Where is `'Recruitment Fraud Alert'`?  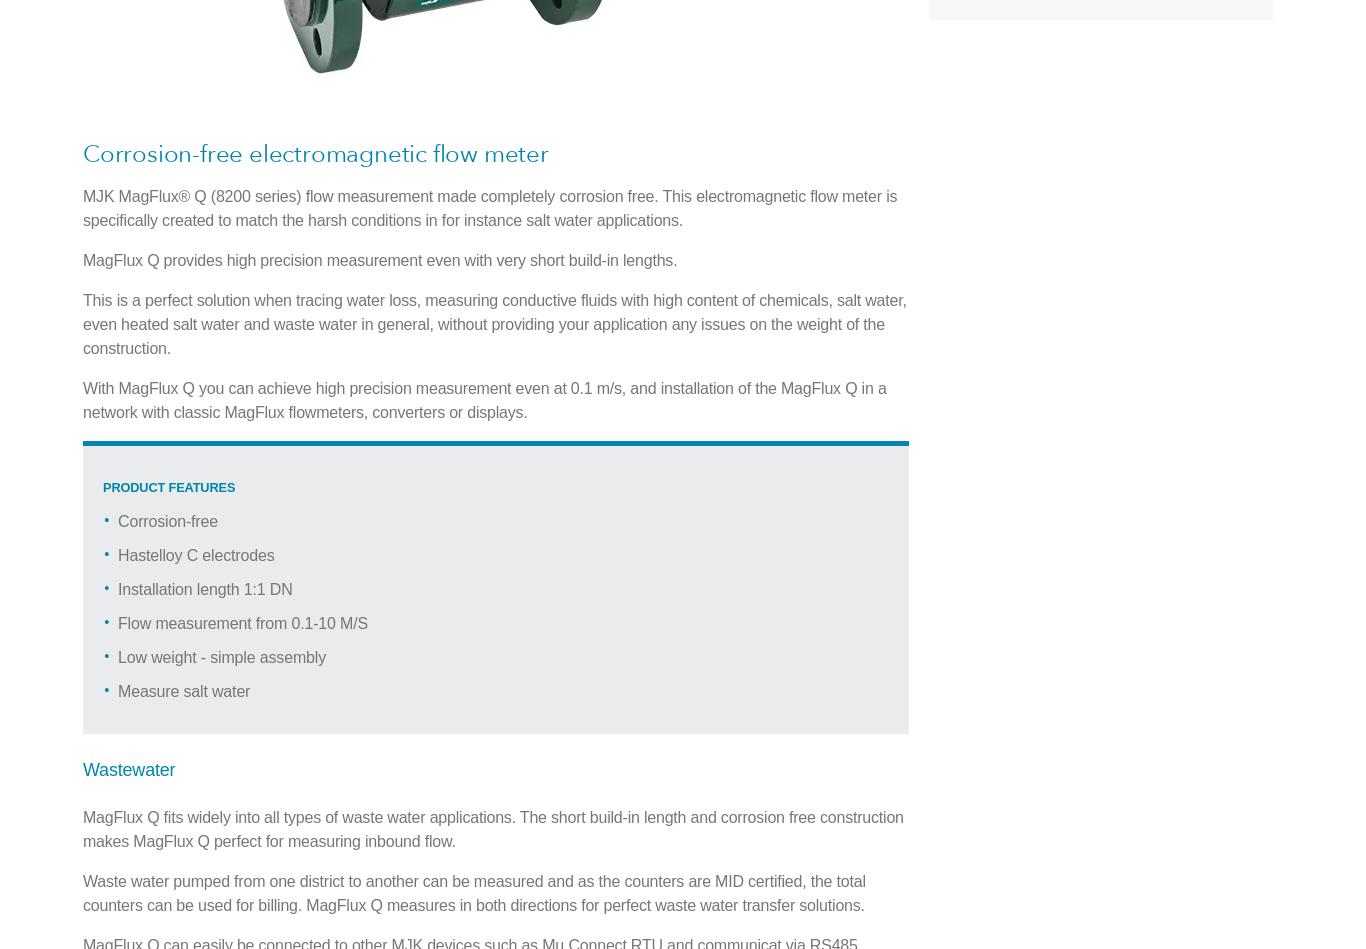 'Recruitment Fraud Alert' is located at coordinates (1135, 420).